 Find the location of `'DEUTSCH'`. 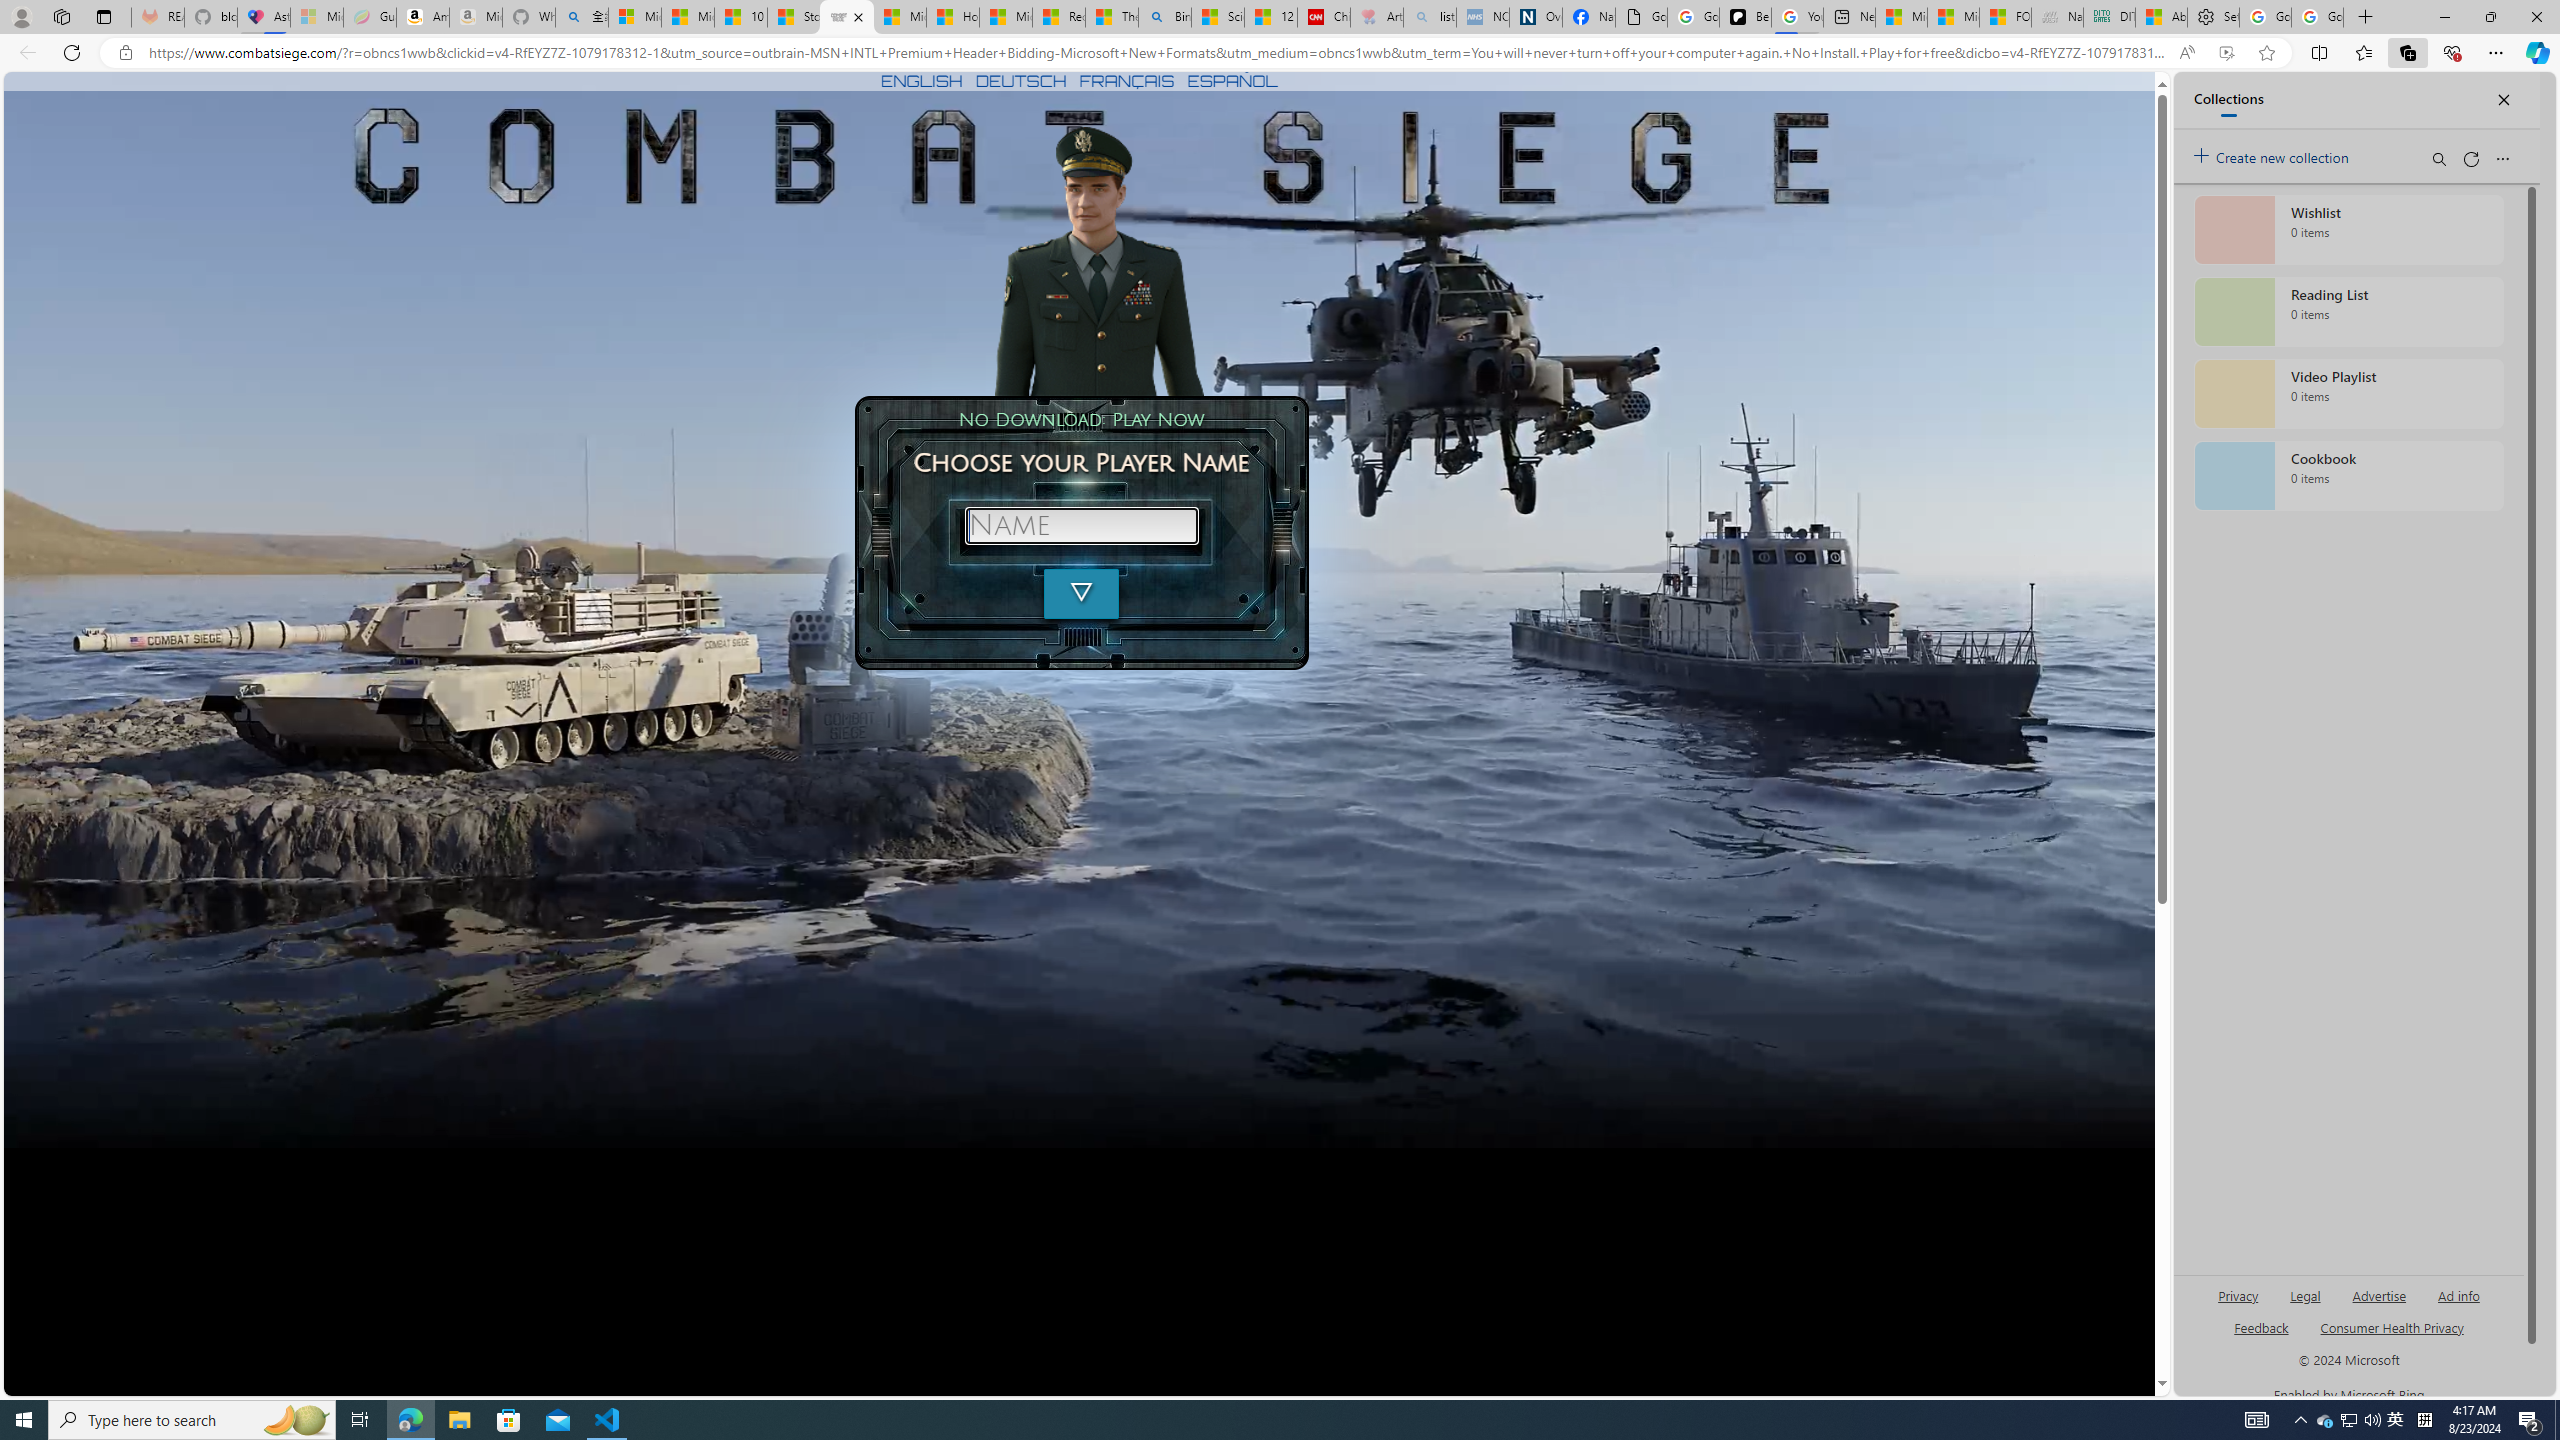

'DEUTSCH' is located at coordinates (1020, 80).